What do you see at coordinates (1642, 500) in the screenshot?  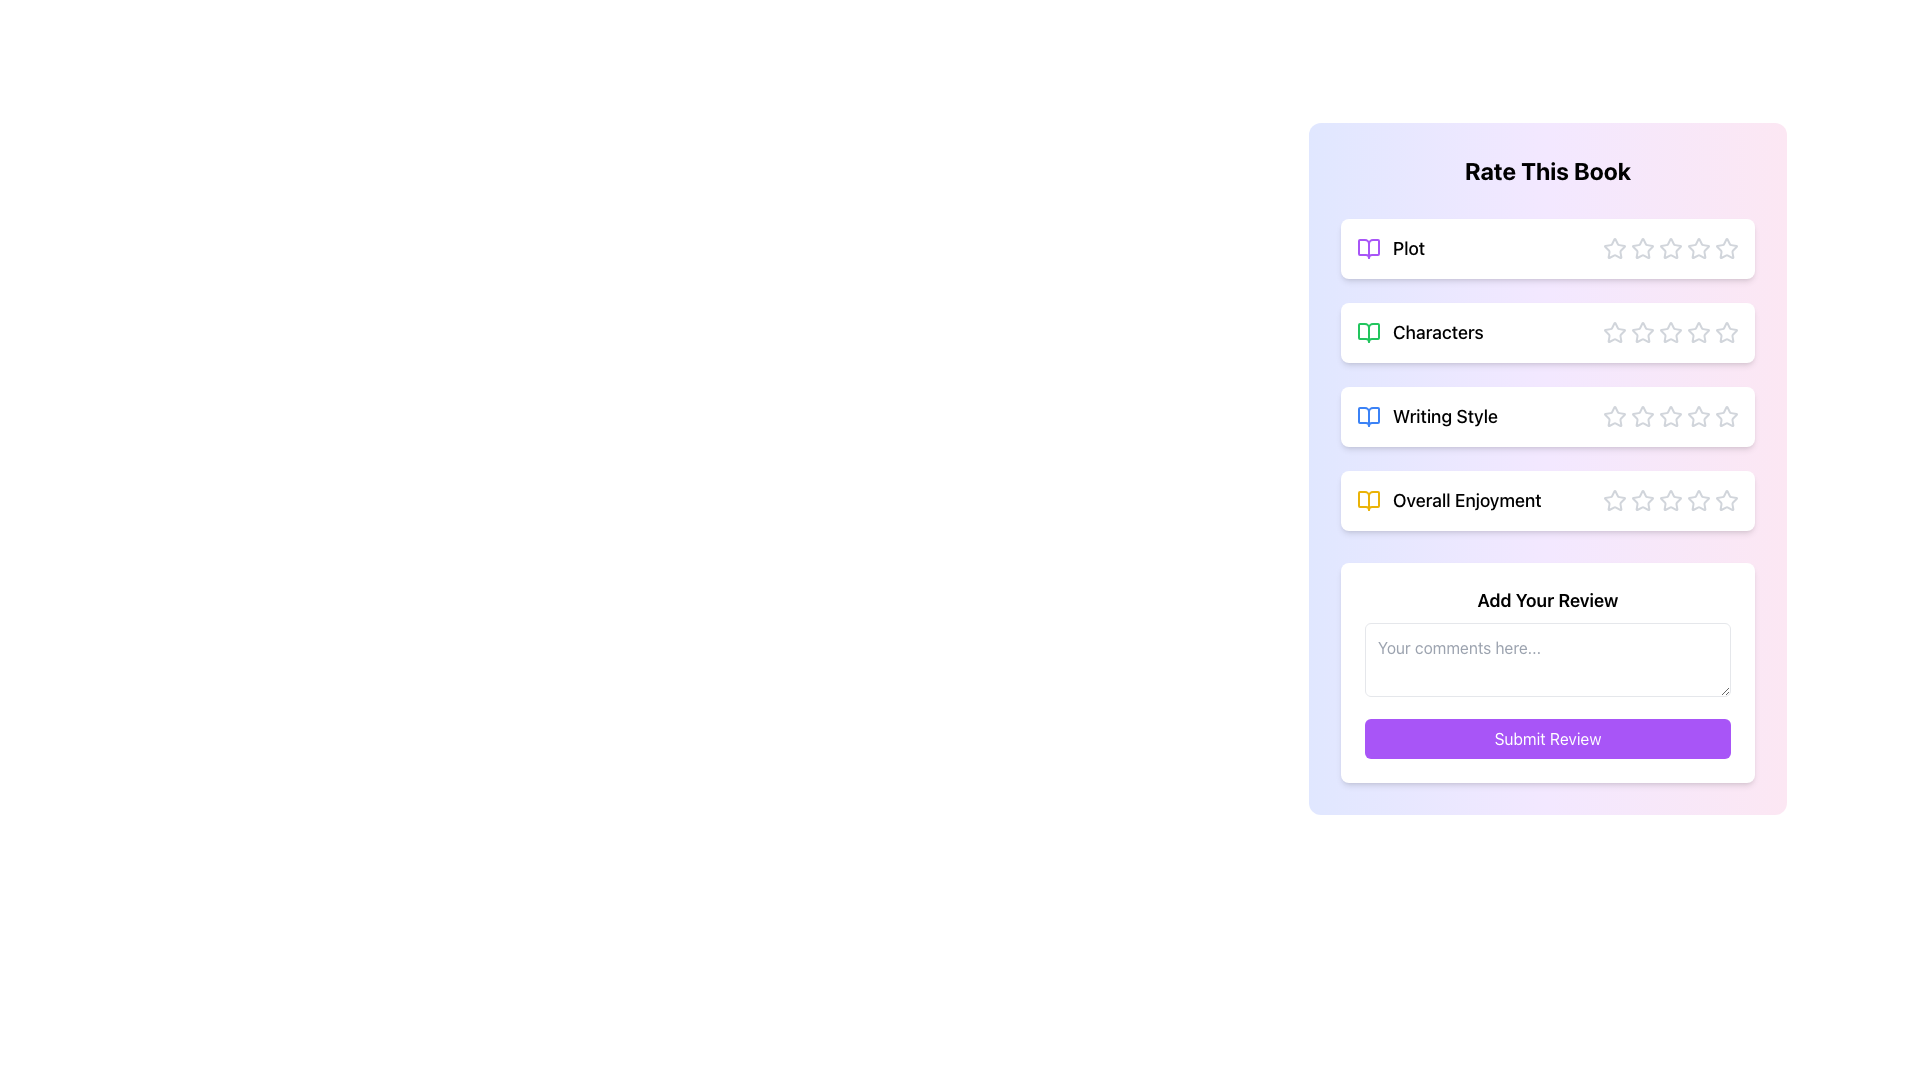 I see `the third star icon in the 'Overall Enjoyment' section for accessibility features` at bounding box center [1642, 500].